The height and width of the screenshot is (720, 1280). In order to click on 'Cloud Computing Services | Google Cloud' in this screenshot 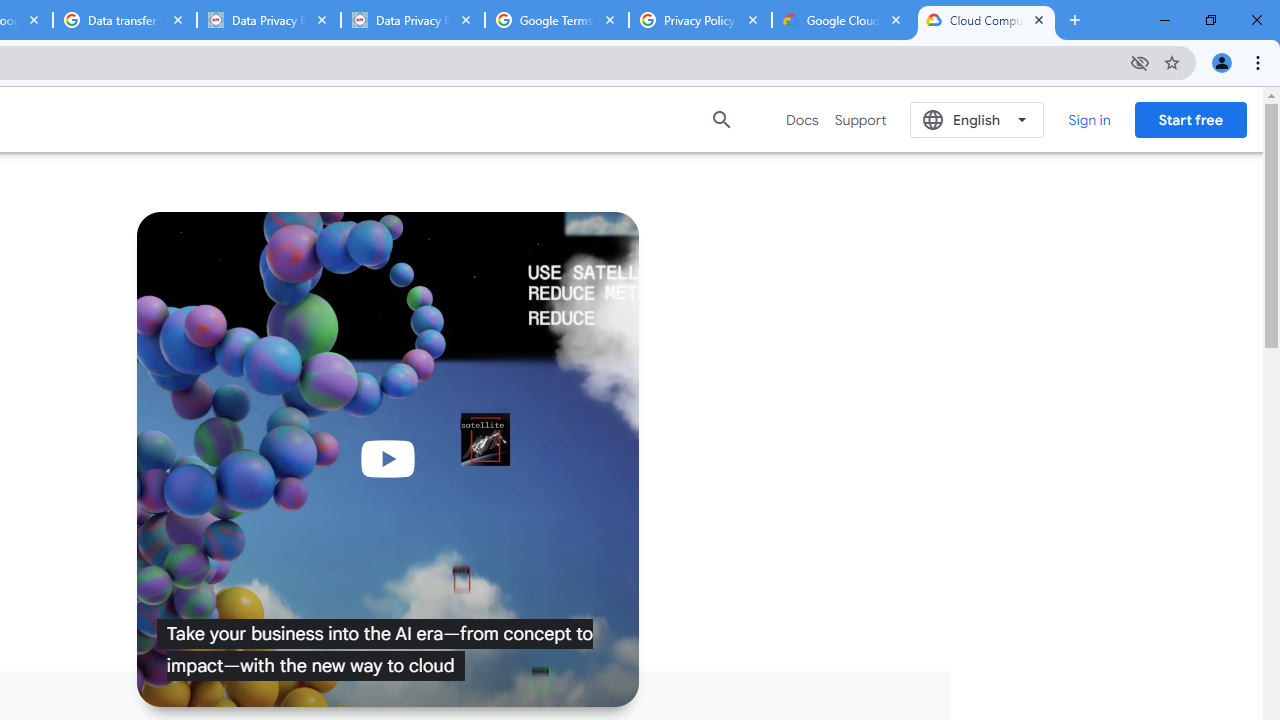, I will do `click(986, 20)`.